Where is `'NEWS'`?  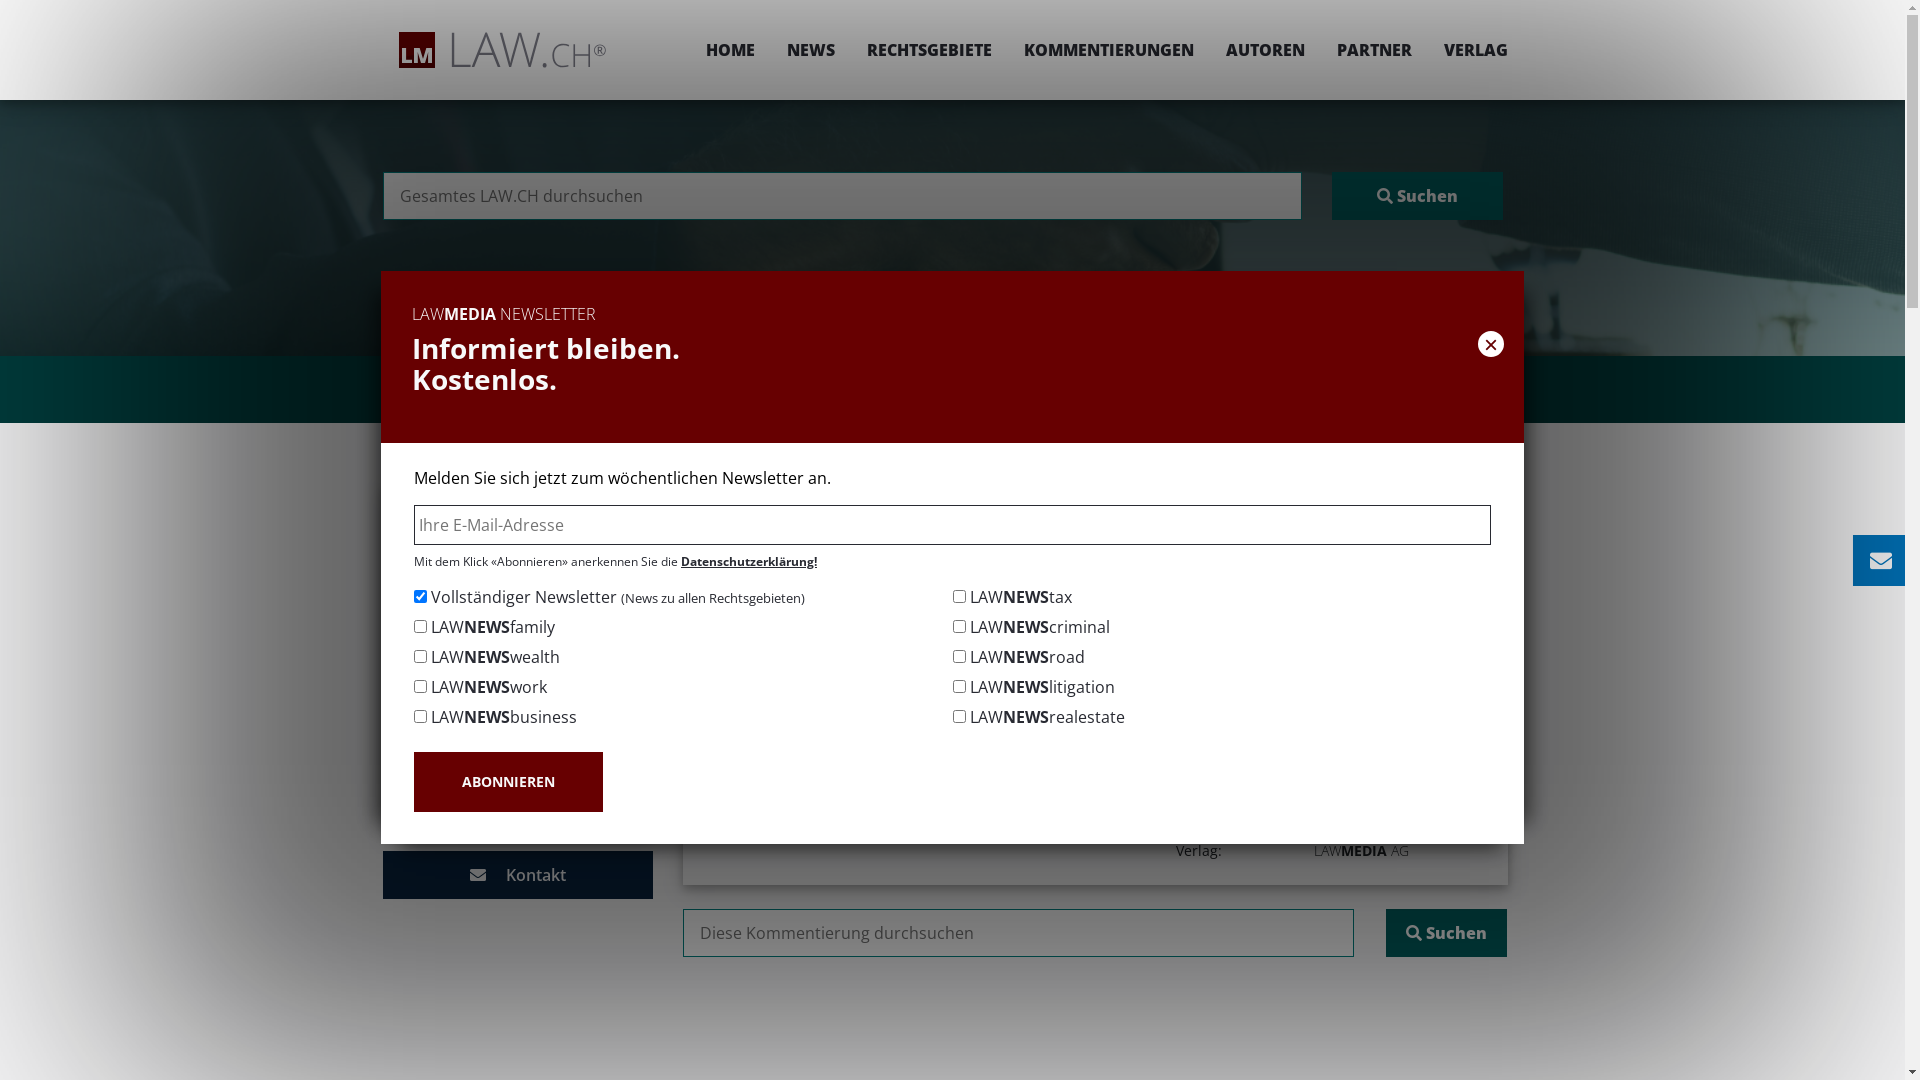
'NEWS' is located at coordinates (810, 49).